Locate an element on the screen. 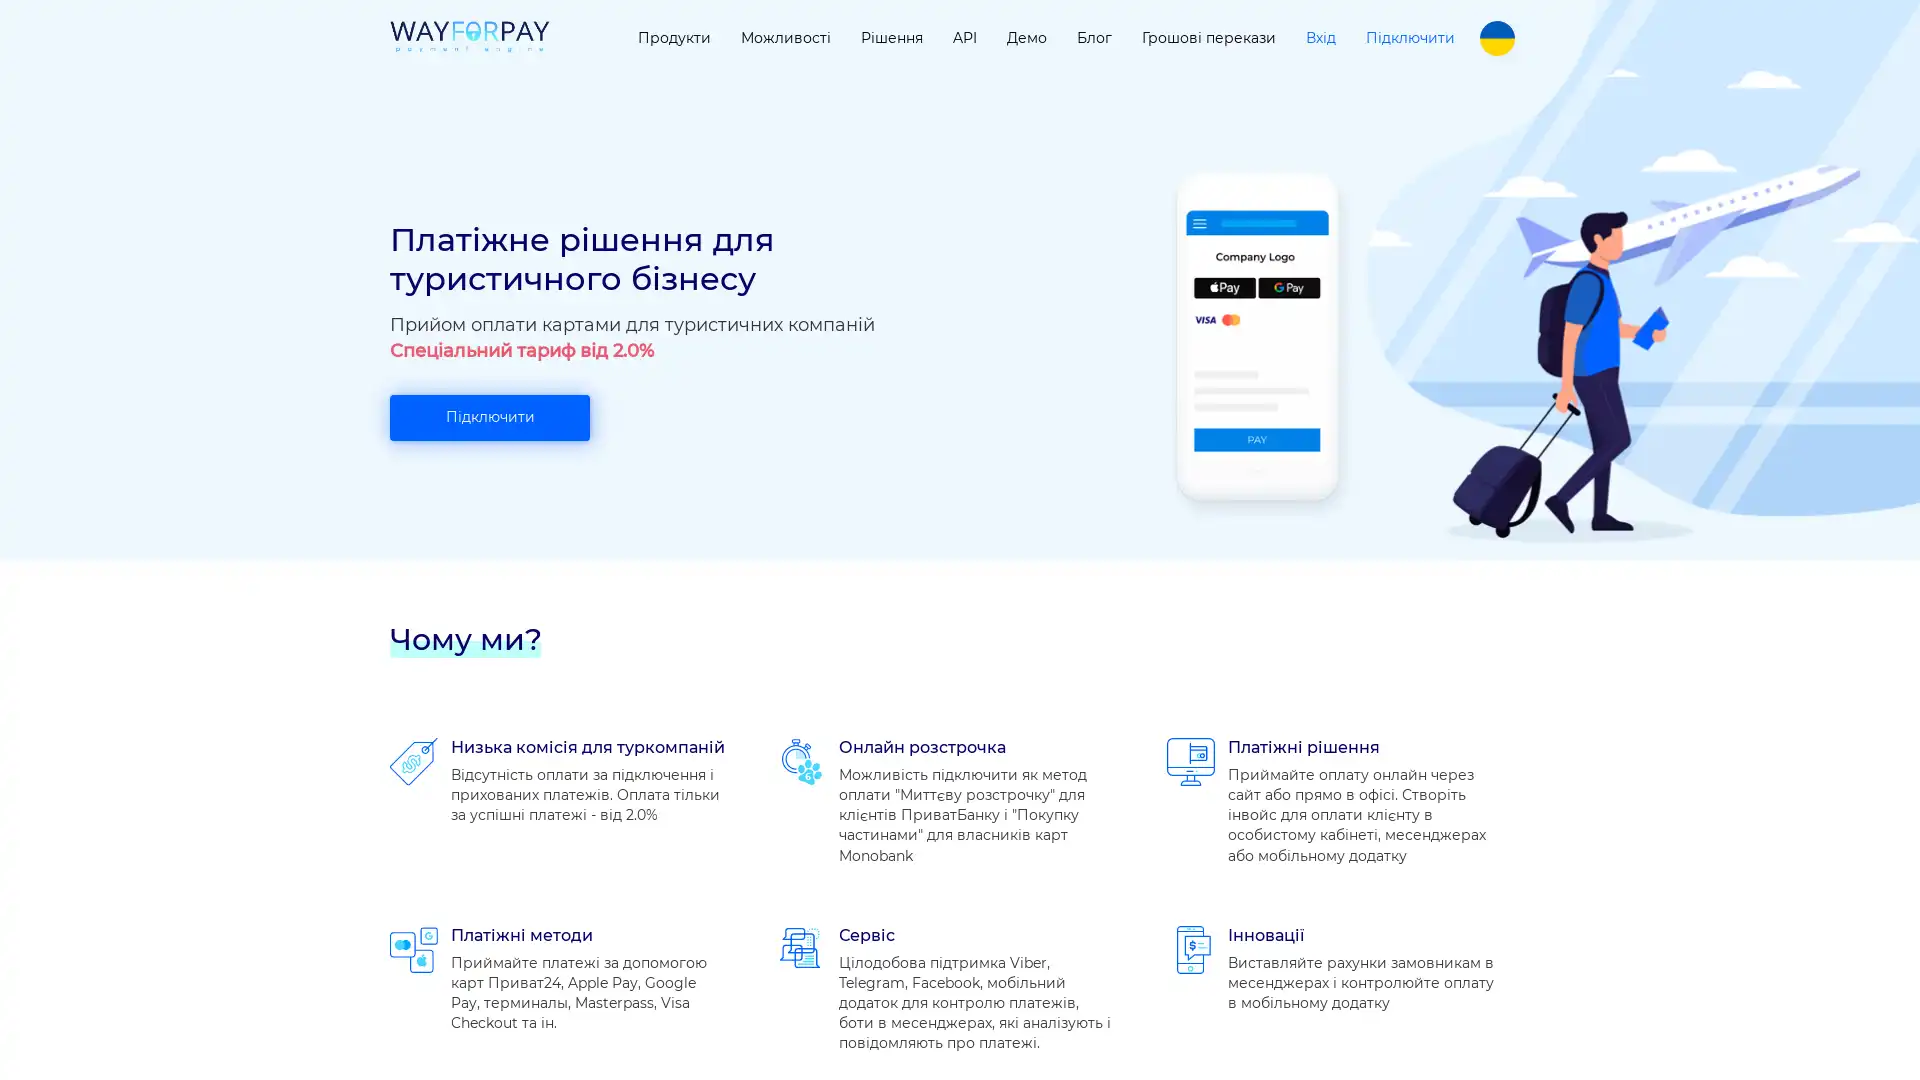 This screenshot has height=1080, width=1920. UK is located at coordinates (1497, 38).